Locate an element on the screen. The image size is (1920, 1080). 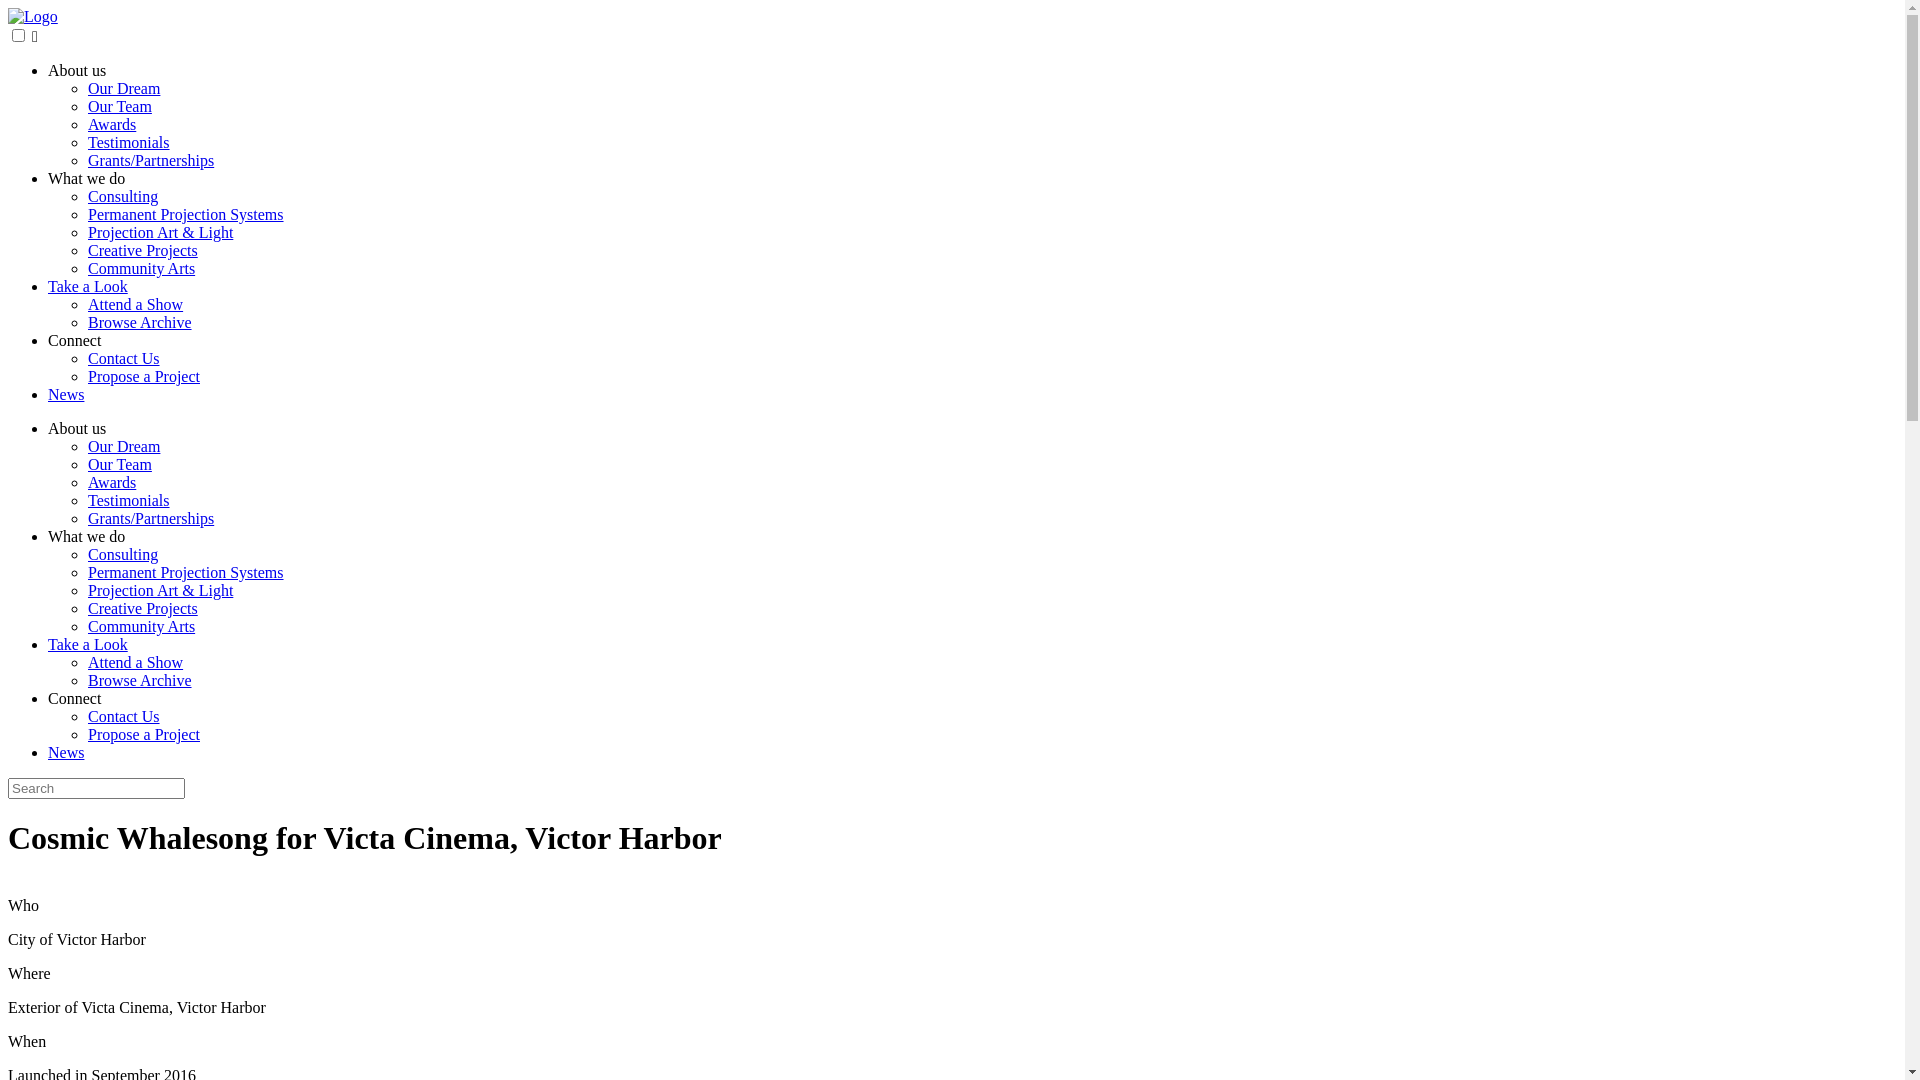
'Propose a Project' is located at coordinates (143, 376).